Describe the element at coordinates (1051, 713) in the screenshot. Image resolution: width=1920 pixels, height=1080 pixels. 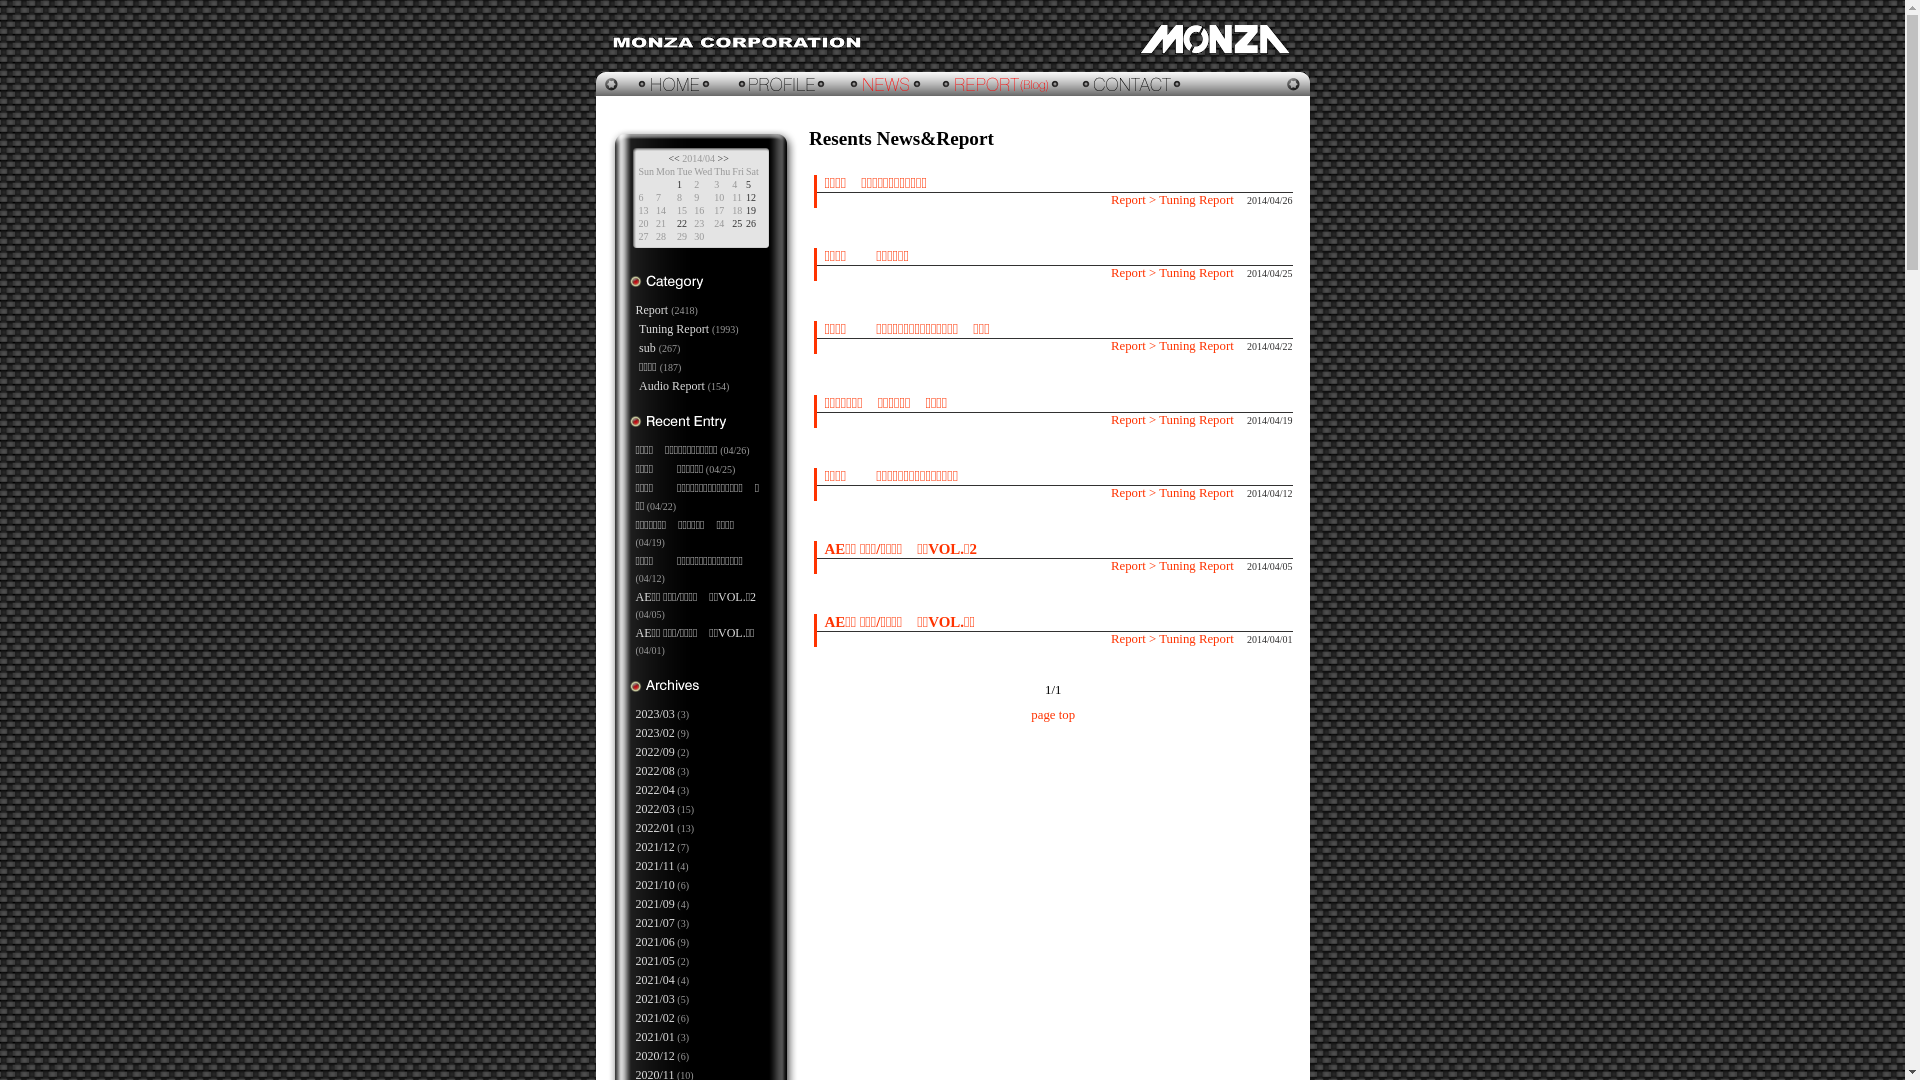
I see `'page top'` at that location.